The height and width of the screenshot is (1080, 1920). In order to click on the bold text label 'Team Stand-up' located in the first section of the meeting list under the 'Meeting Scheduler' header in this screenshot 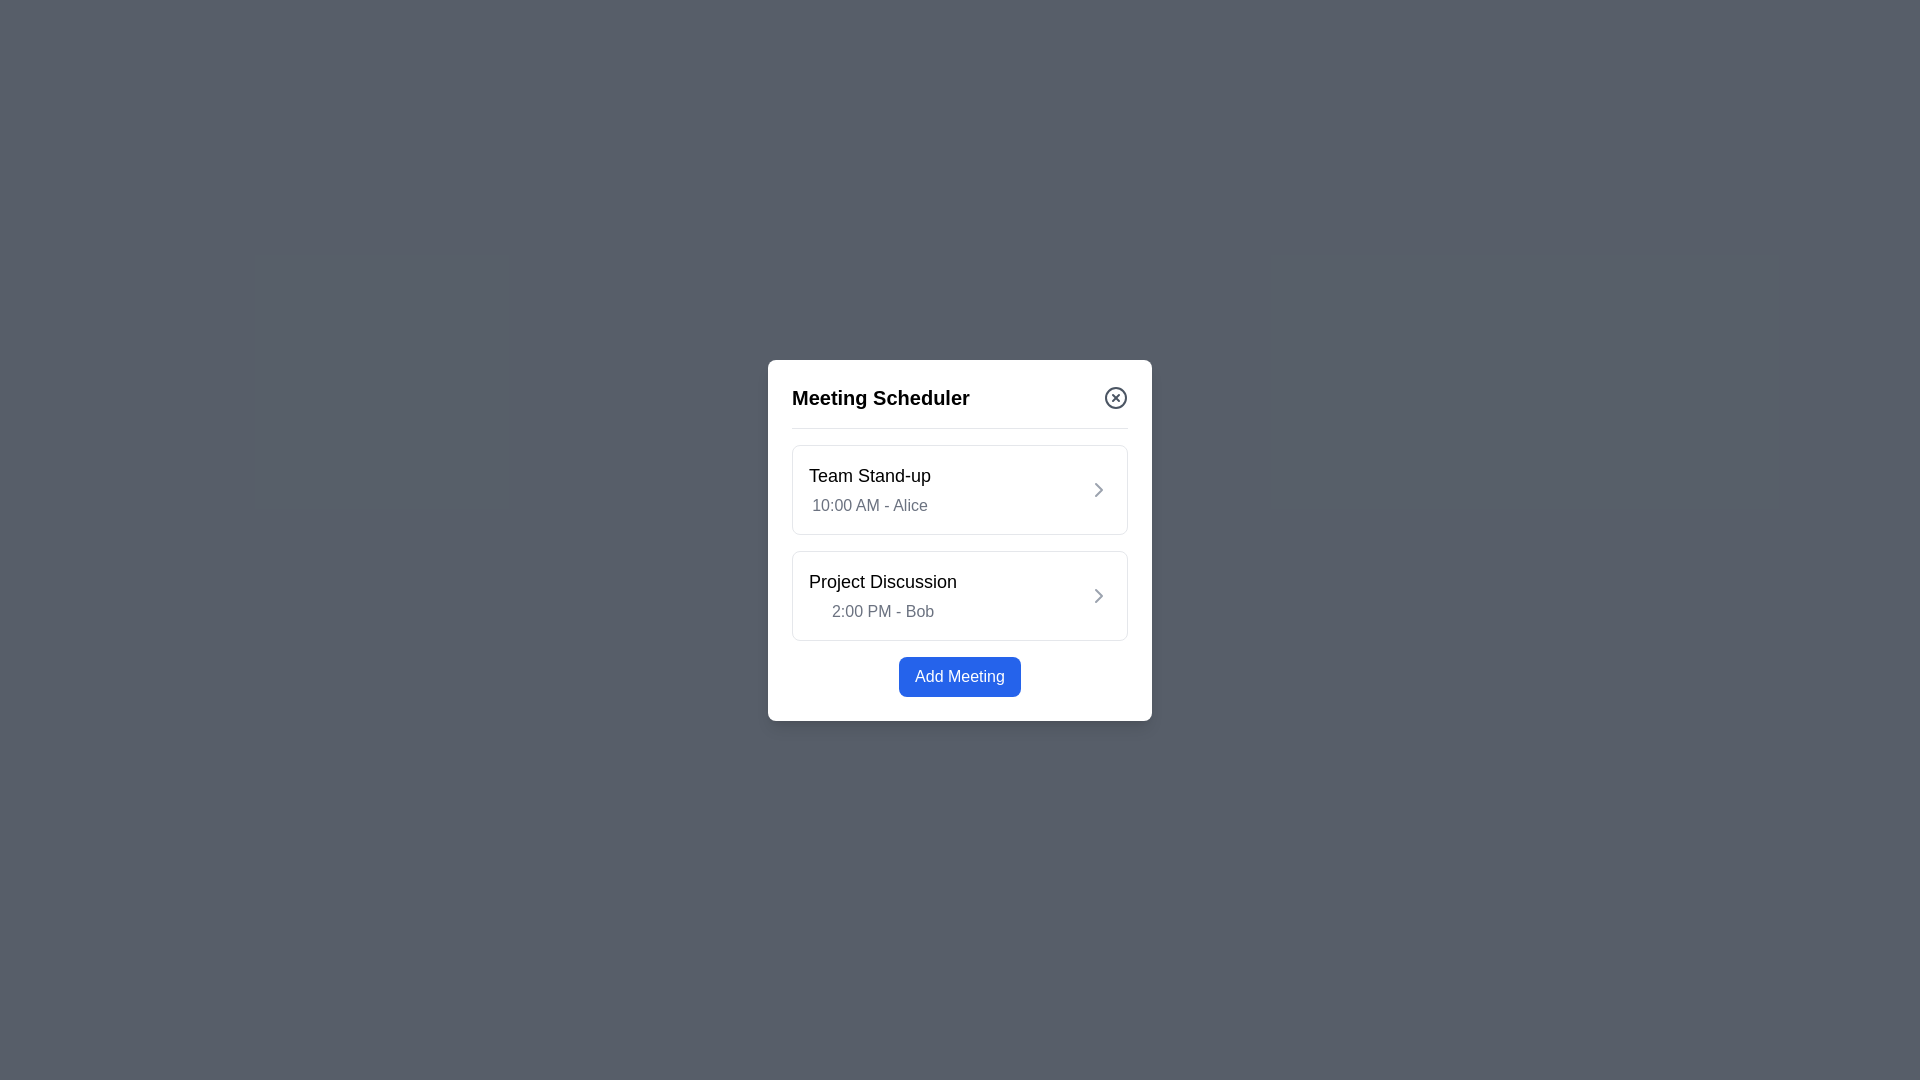, I will do `click(869, 475)`.